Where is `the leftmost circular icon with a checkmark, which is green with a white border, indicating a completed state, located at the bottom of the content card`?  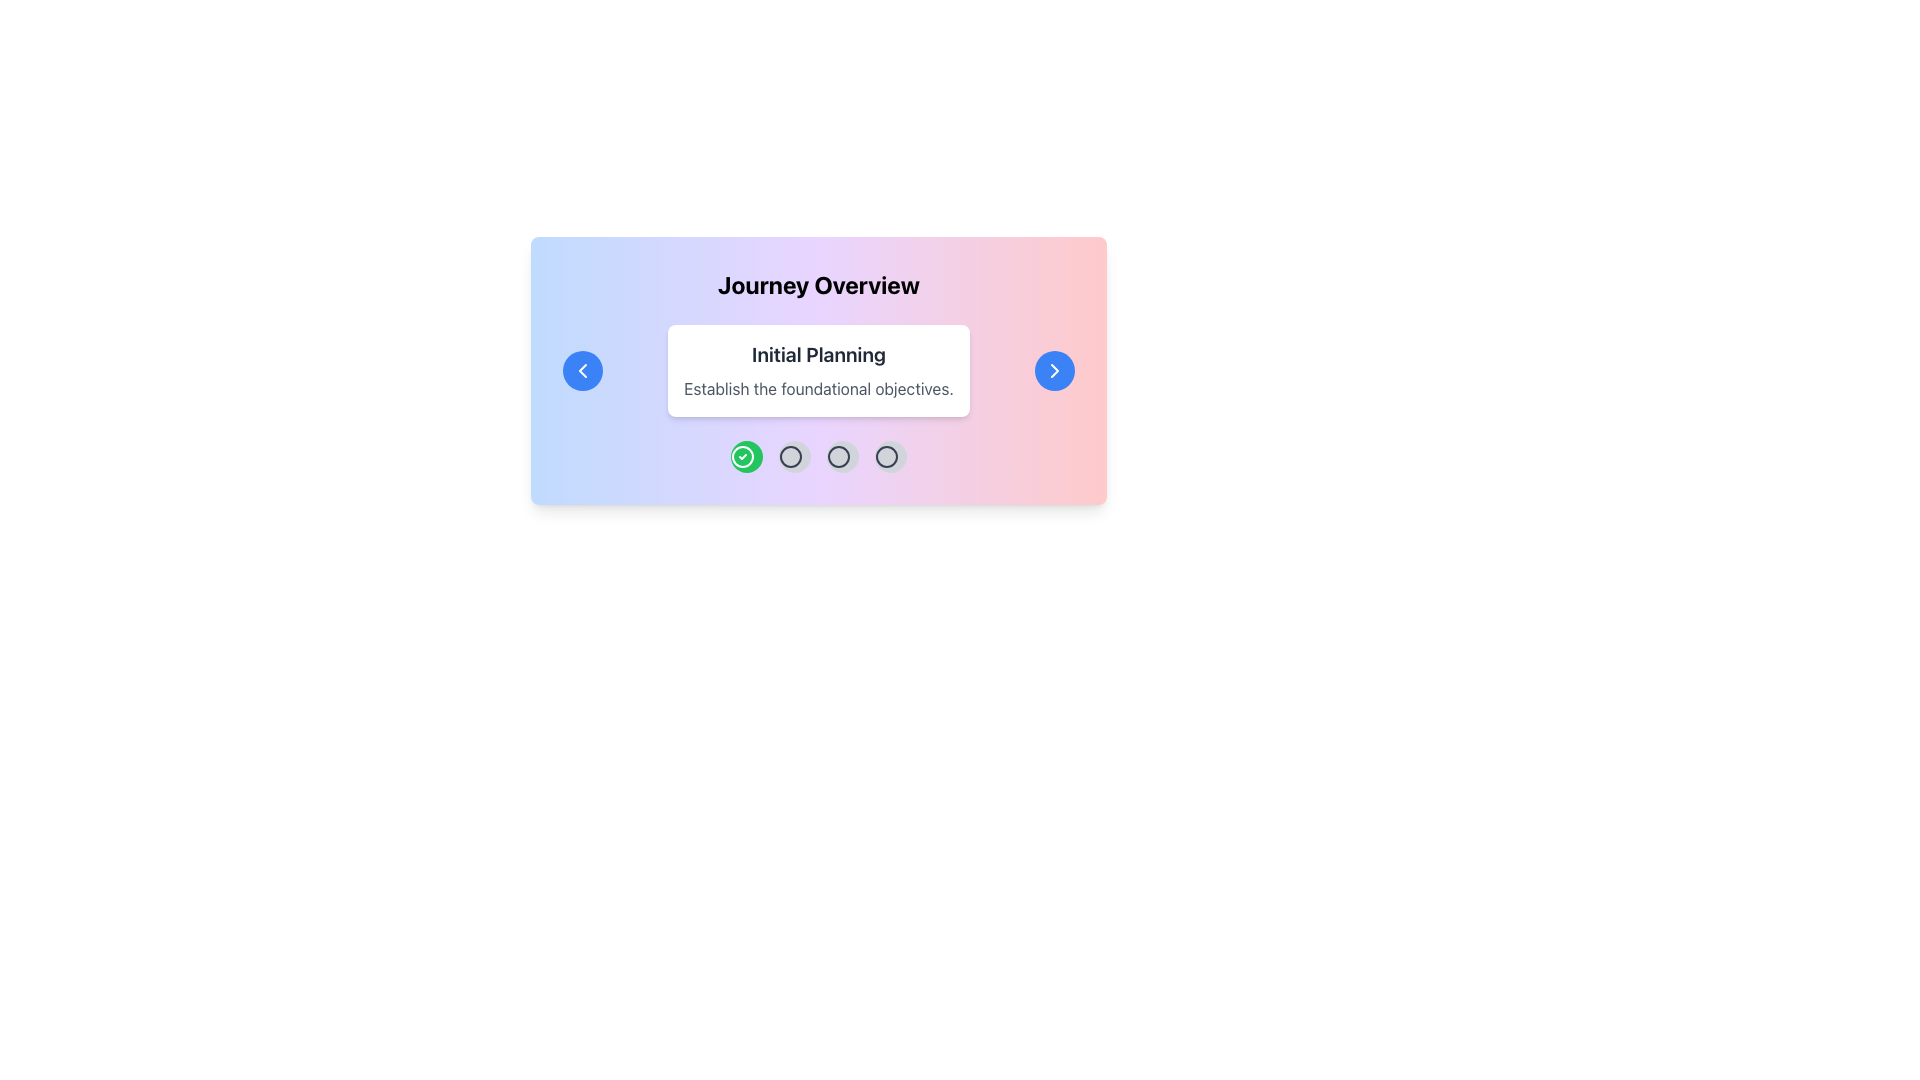 the leftmost circular icon with a checkmark, which is green with a white border, indicating a completed state, located at the bottom of the content card is located at coordinates (742, 456).